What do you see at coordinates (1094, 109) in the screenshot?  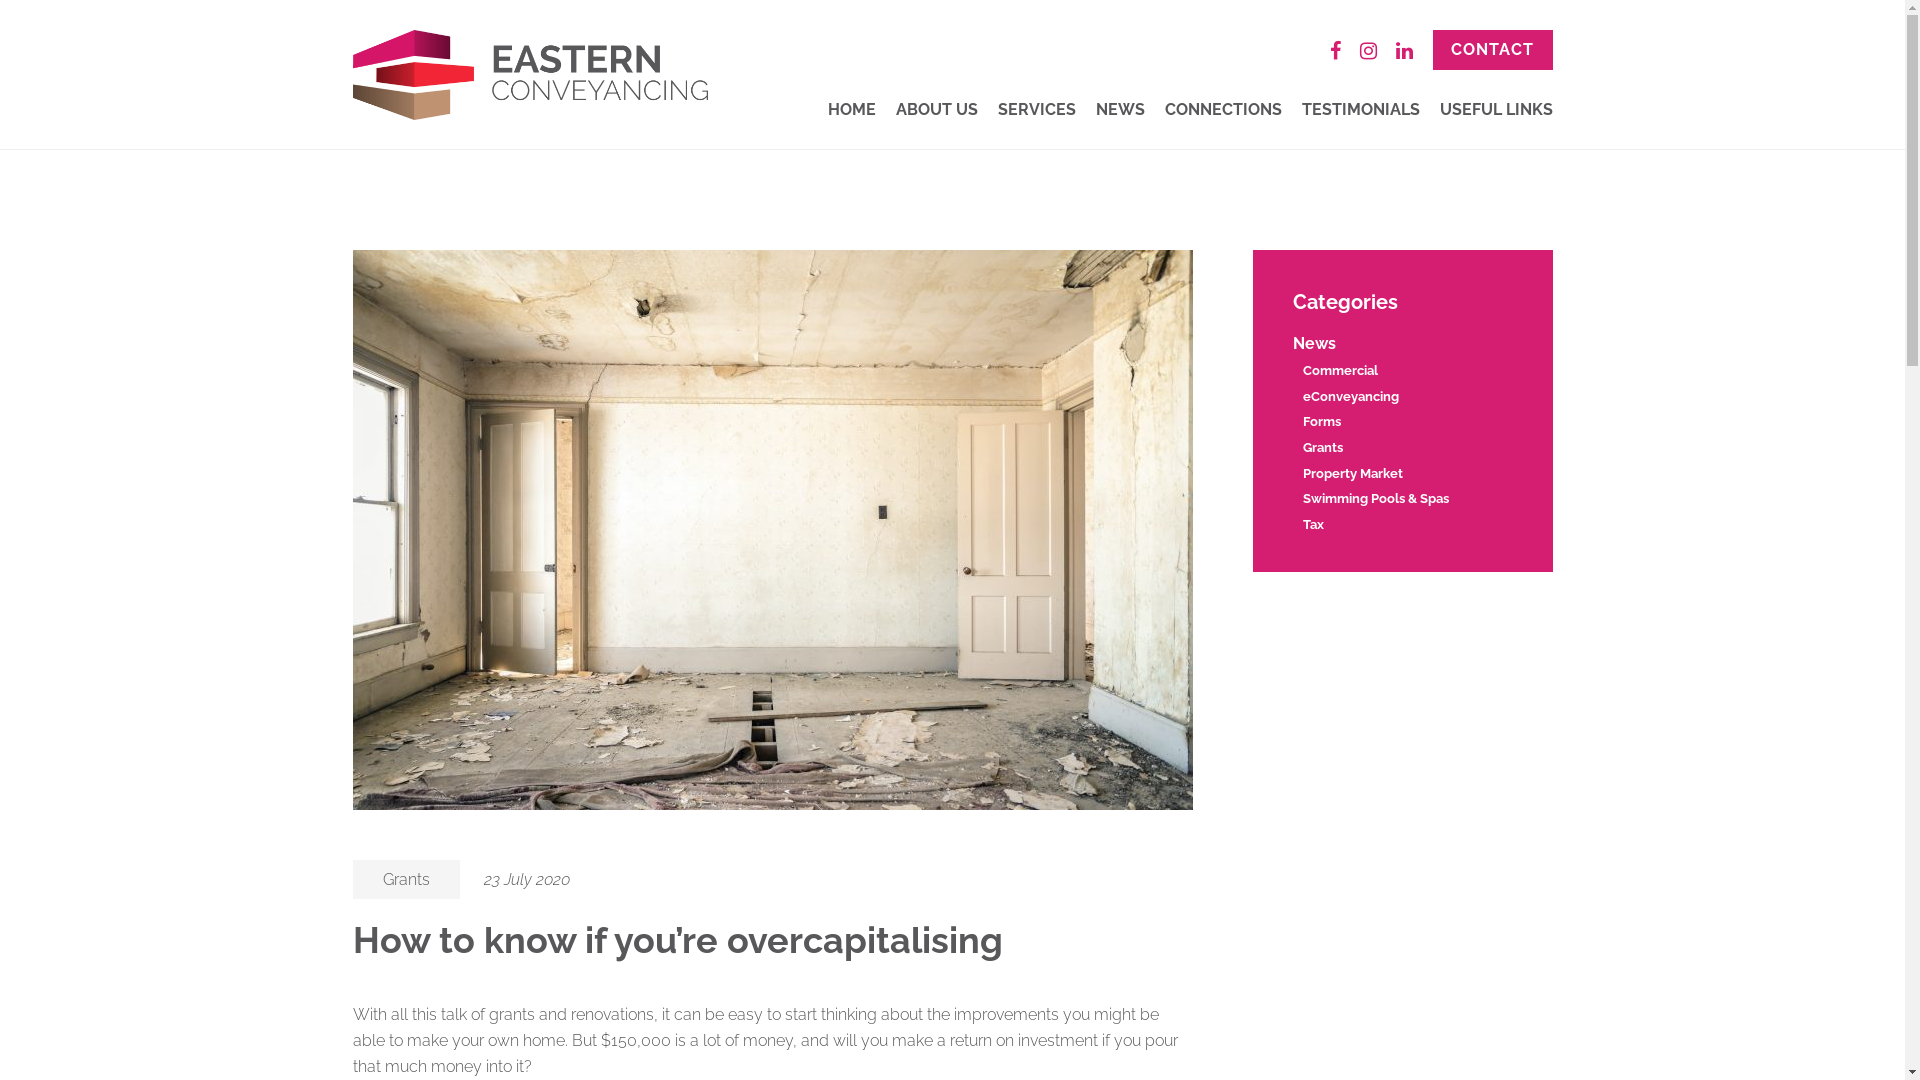 I see `'NEWS'` at bounding box center [1094, 109].